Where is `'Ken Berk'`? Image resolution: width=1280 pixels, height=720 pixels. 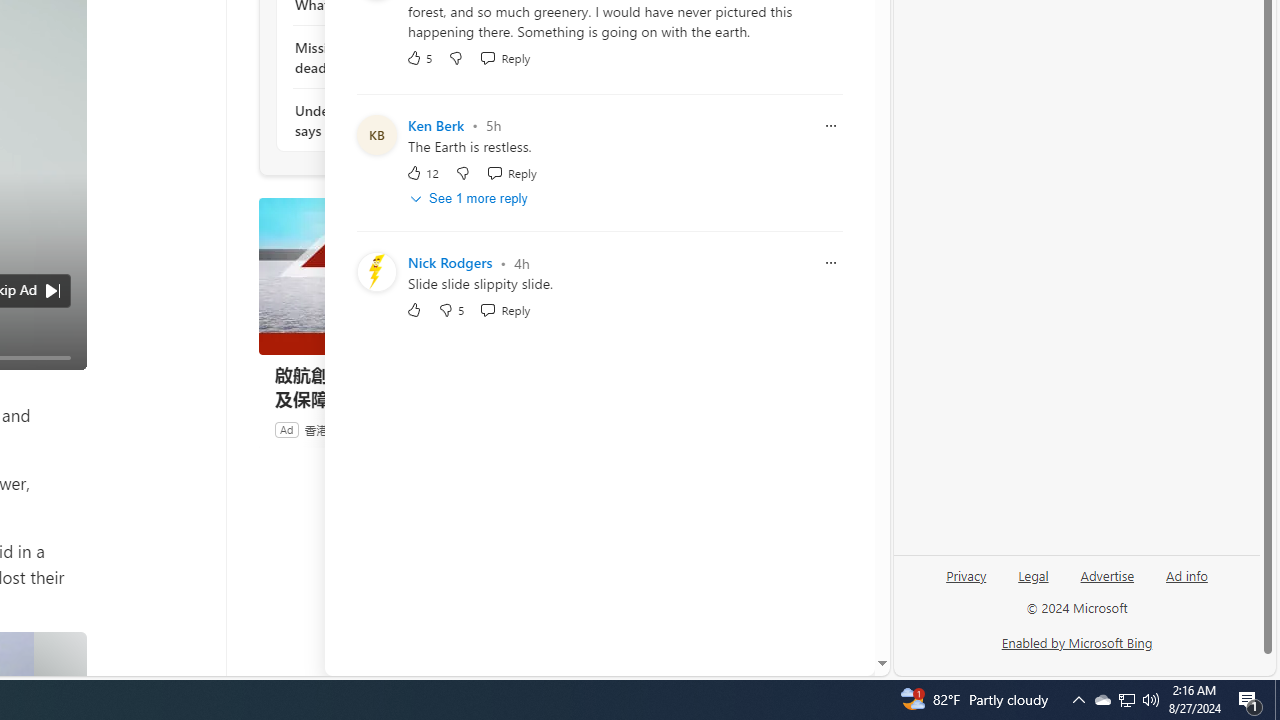 'Ken Berk' is located at coordinates (435, 125).